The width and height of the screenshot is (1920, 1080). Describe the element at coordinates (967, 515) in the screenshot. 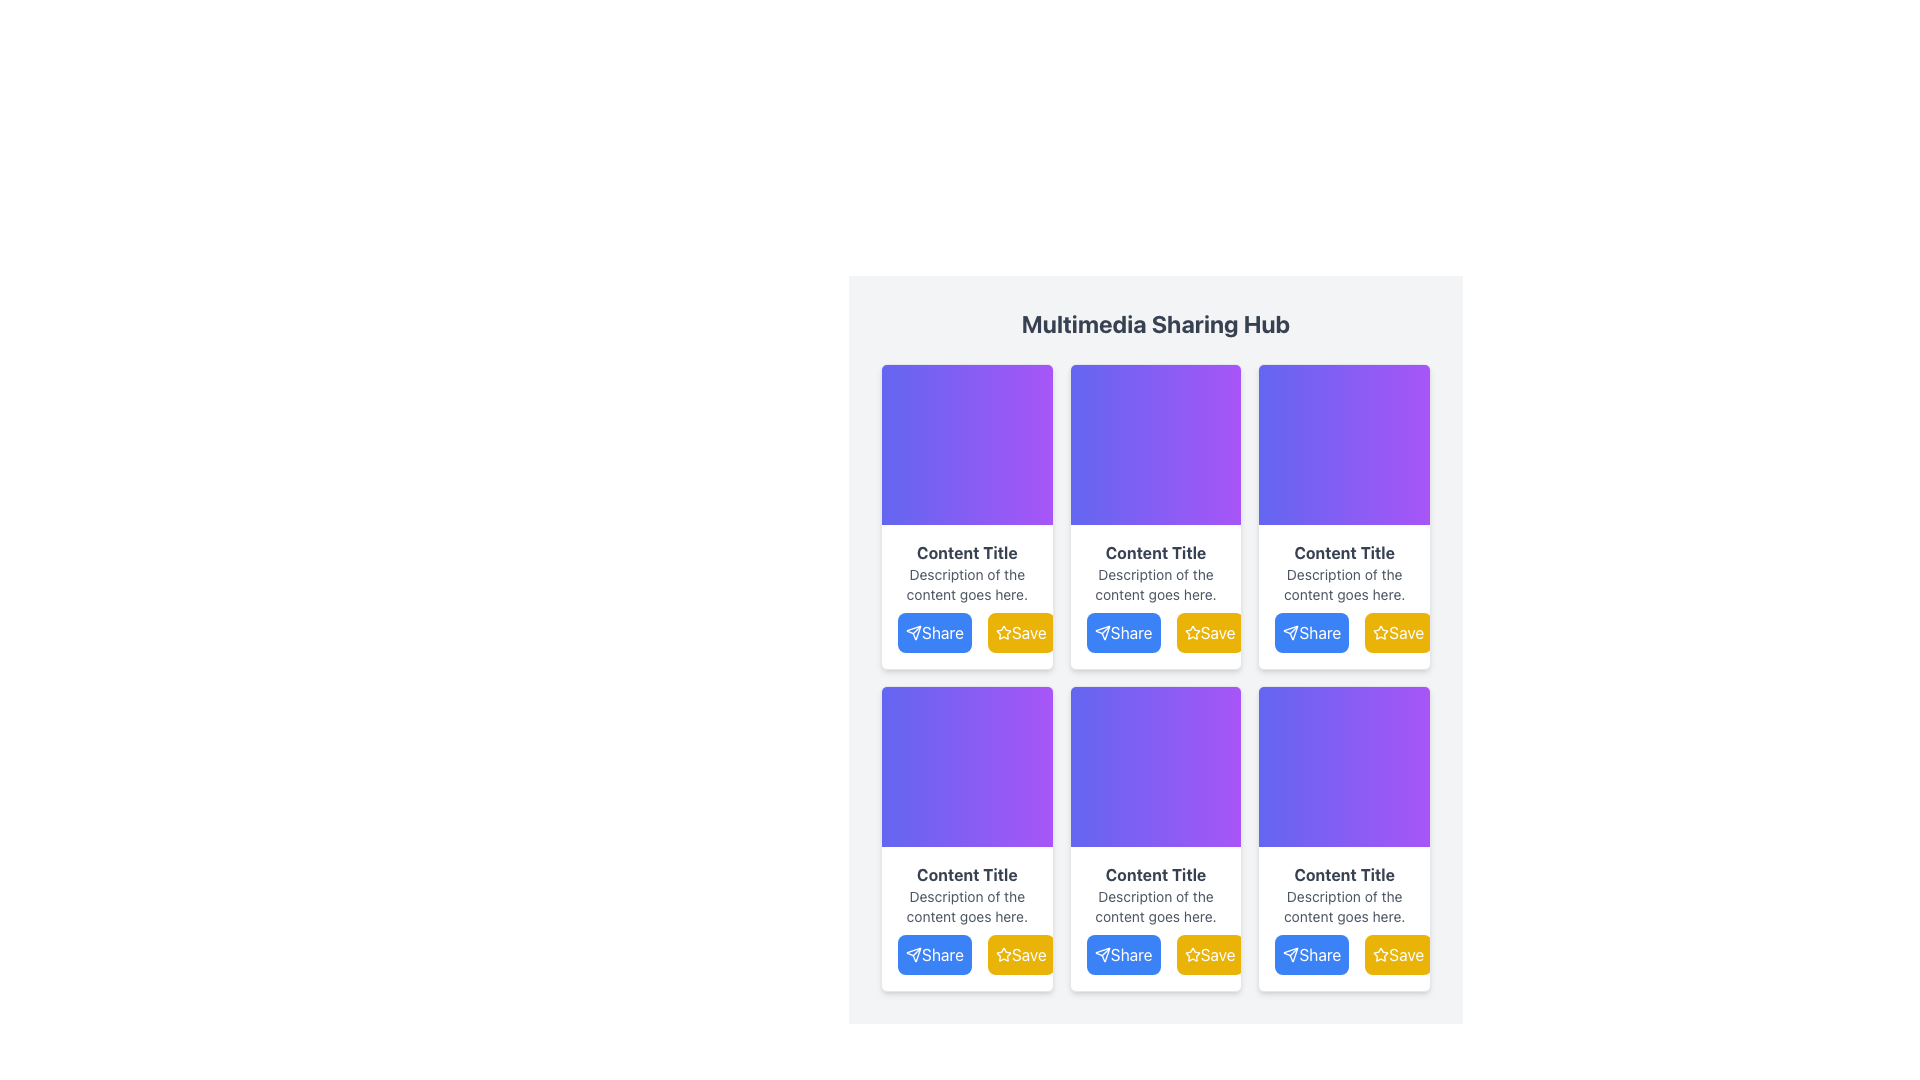

I see `the first content card in the 3-column grid layout located below the title 'Multimedia Sharing Hub'` at that location.